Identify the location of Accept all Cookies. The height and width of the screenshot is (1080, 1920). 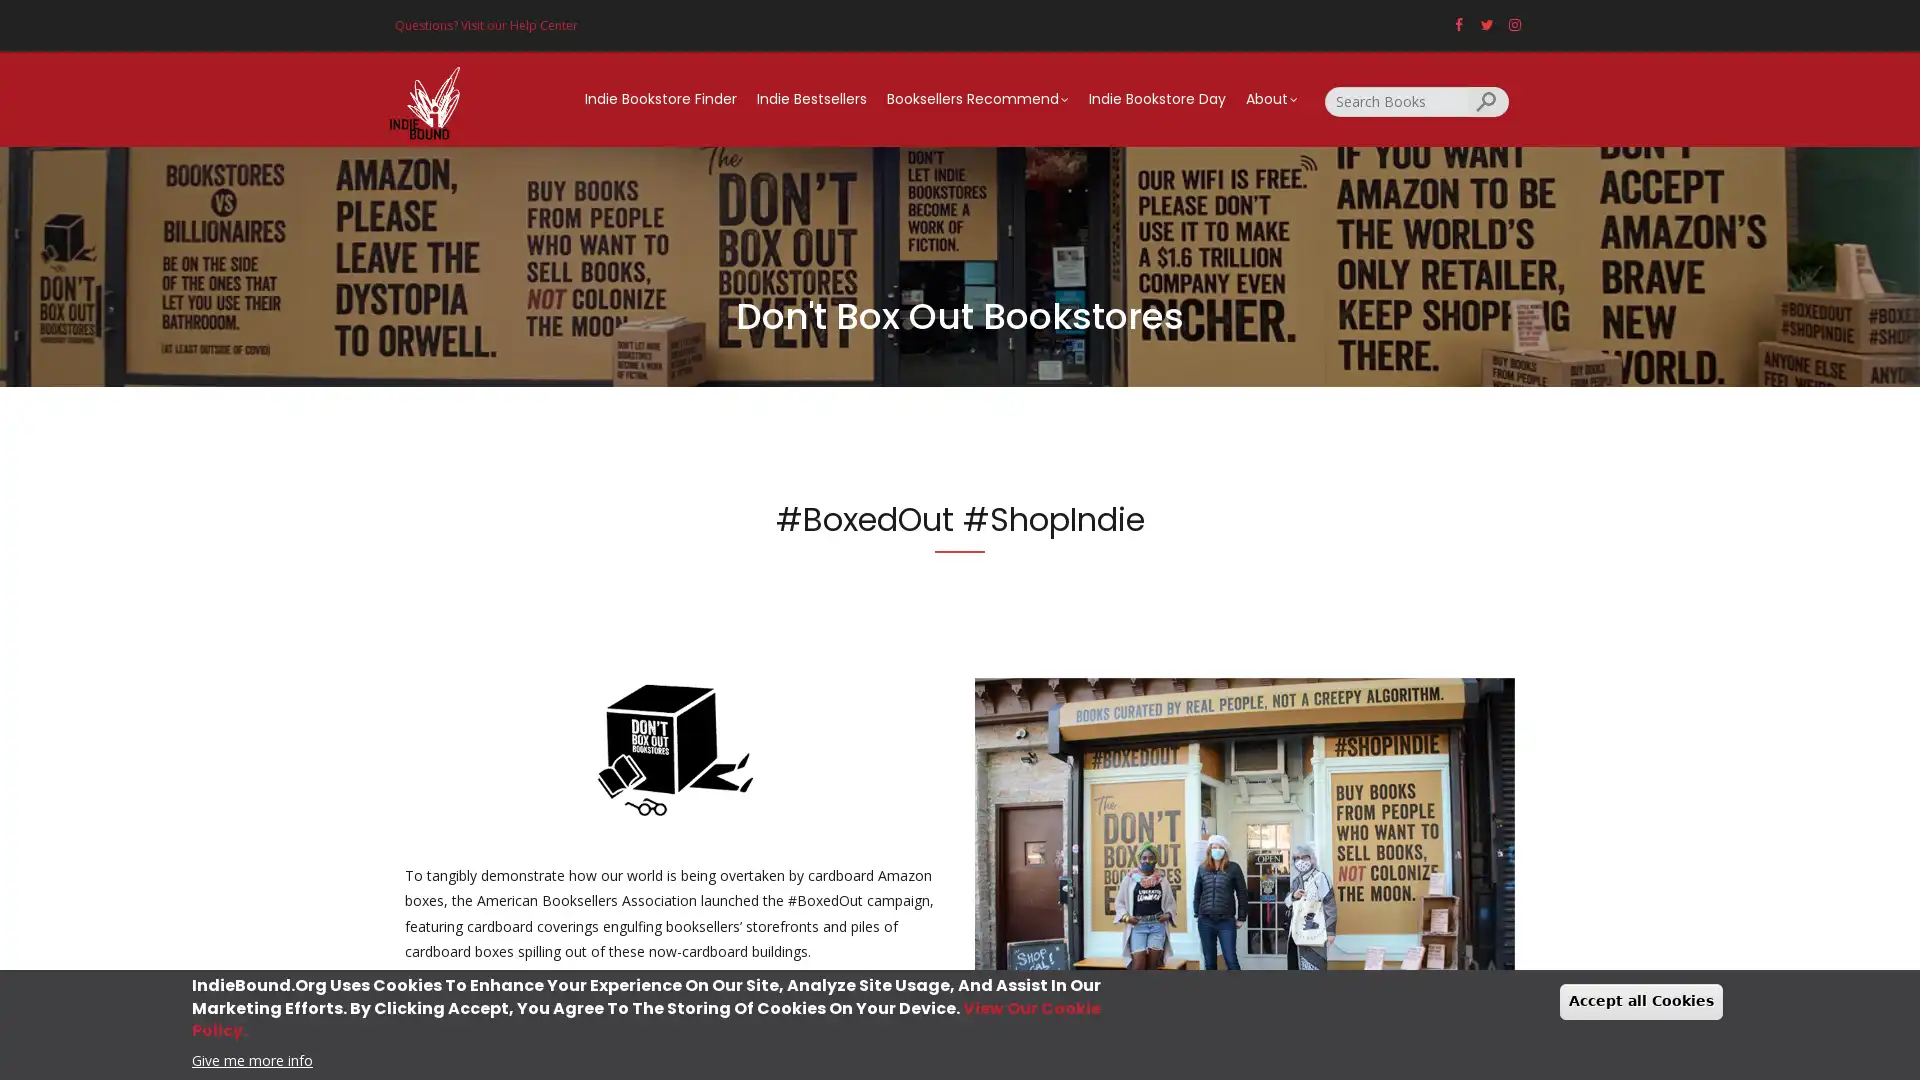
(1641, 1001).